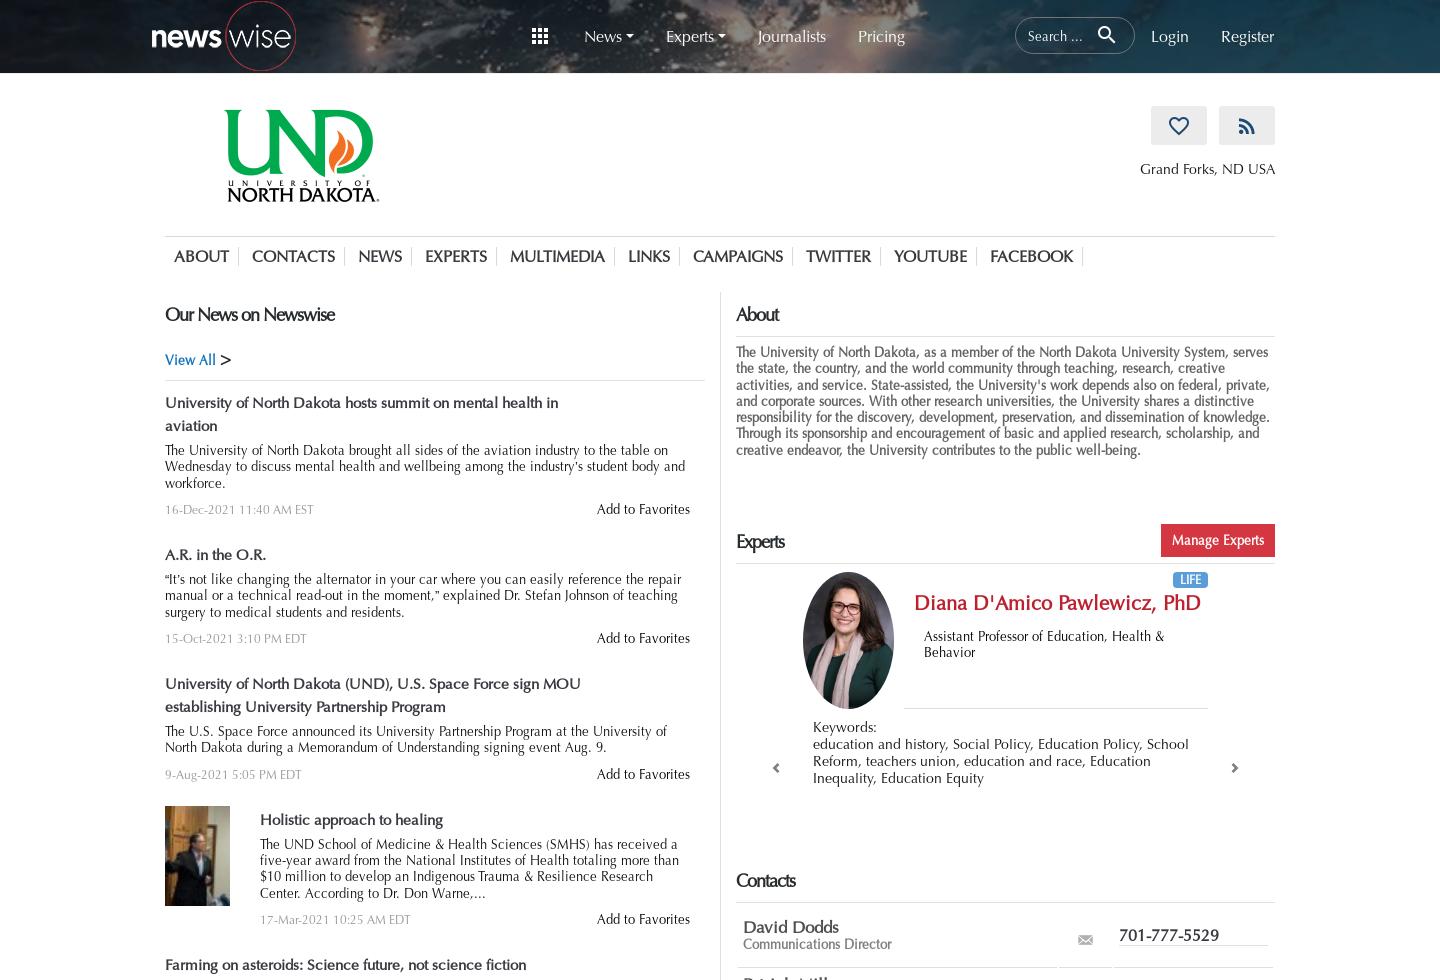 This screenshot has width=1440, height=980. Describe the element at coordinates (742, 926) in the screenshot. I see `'David Dodds'` at that location.